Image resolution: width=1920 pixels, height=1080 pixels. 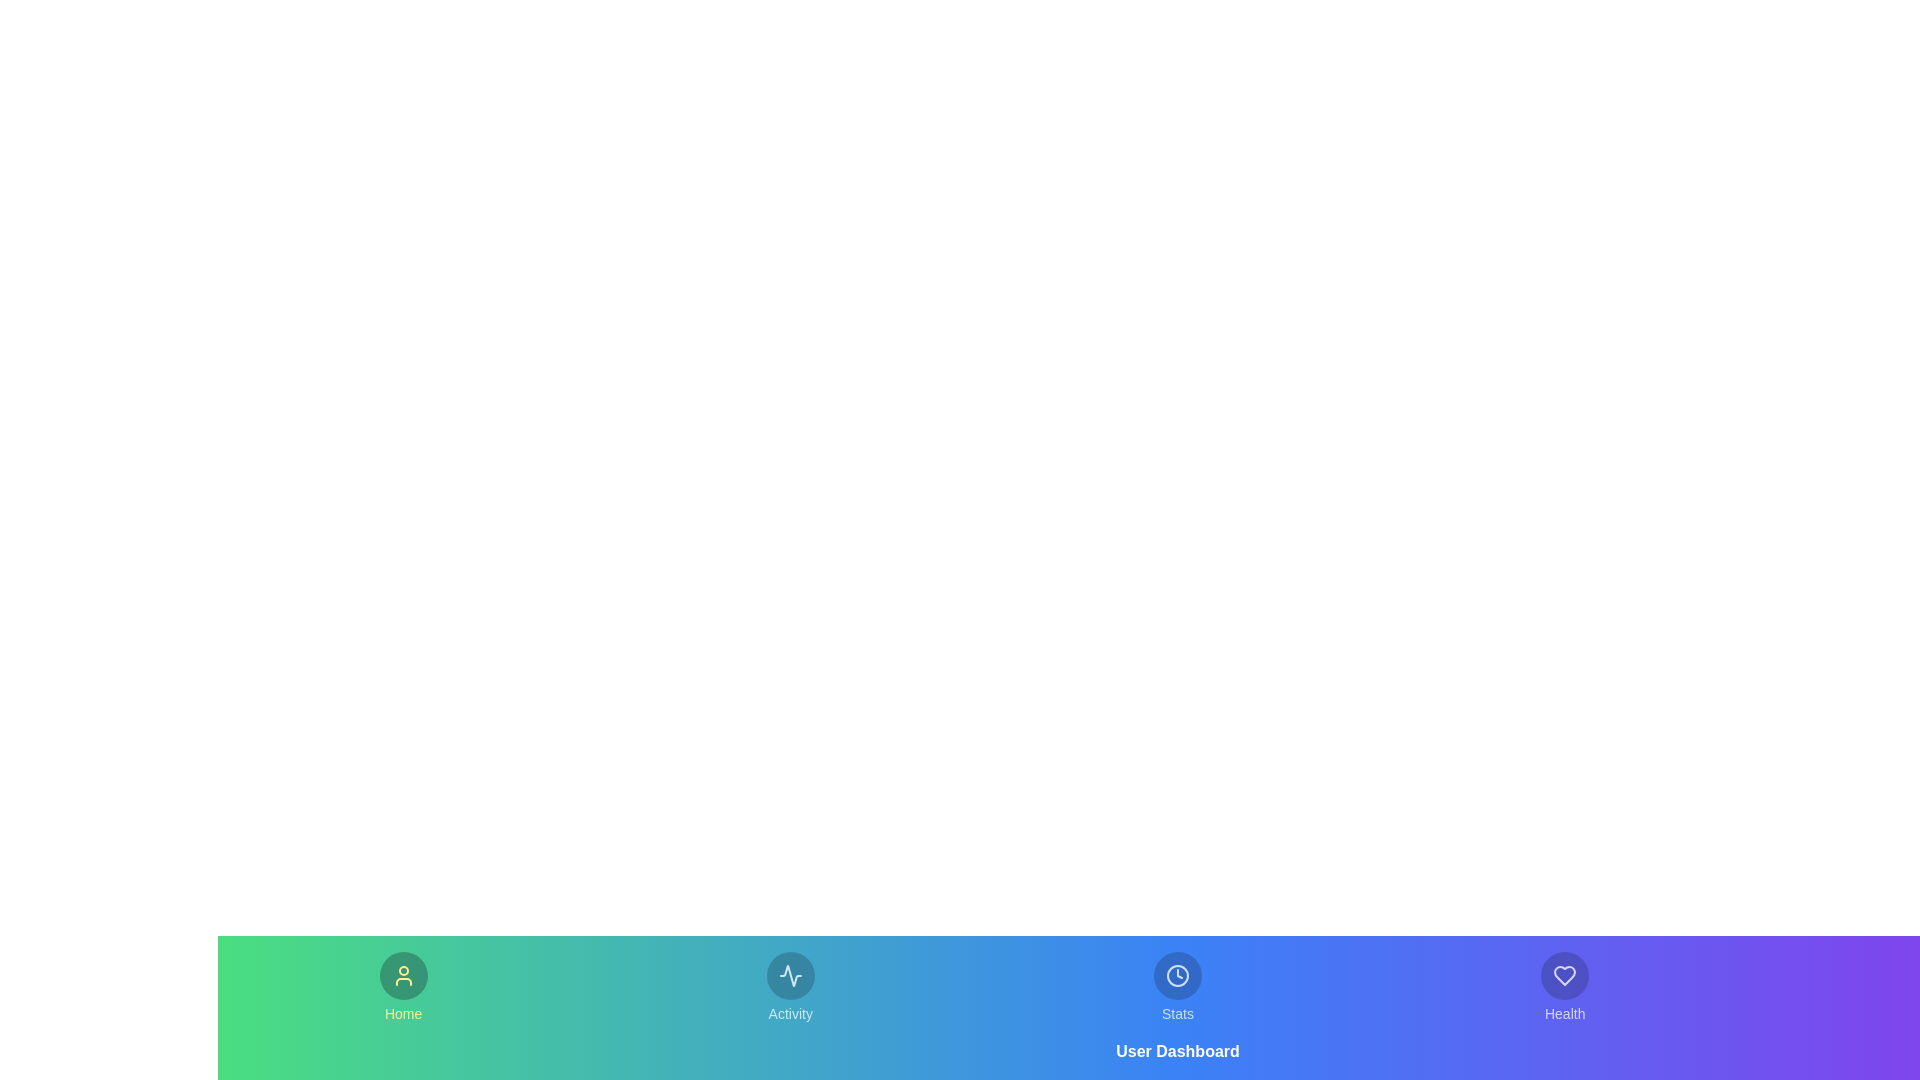 What do you see at coordinates (402, 986) in the screenshot?
I see `the tab labeled Home to observe its hover effect` at bounding box center [402, 986].